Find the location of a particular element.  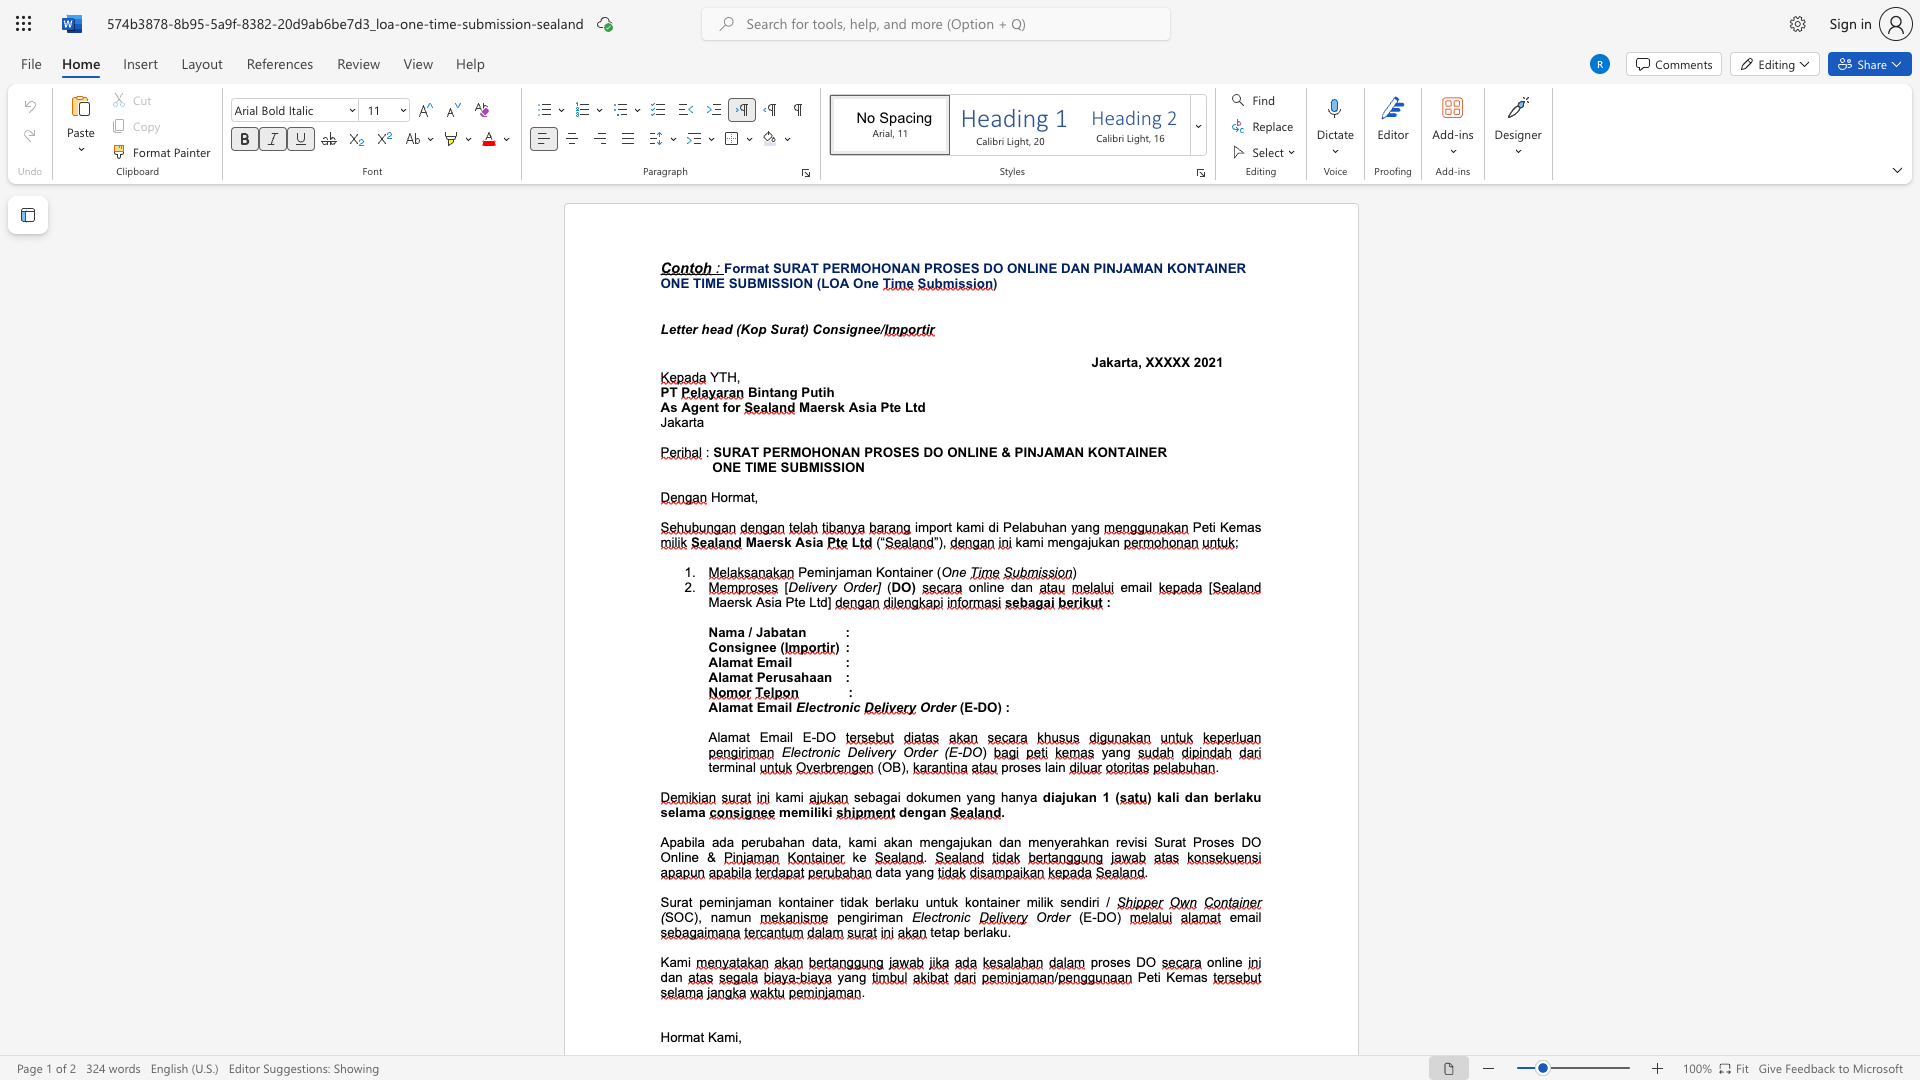

the subset text "signee" within the text "Consignee (" is located at coordinates (733, 647).